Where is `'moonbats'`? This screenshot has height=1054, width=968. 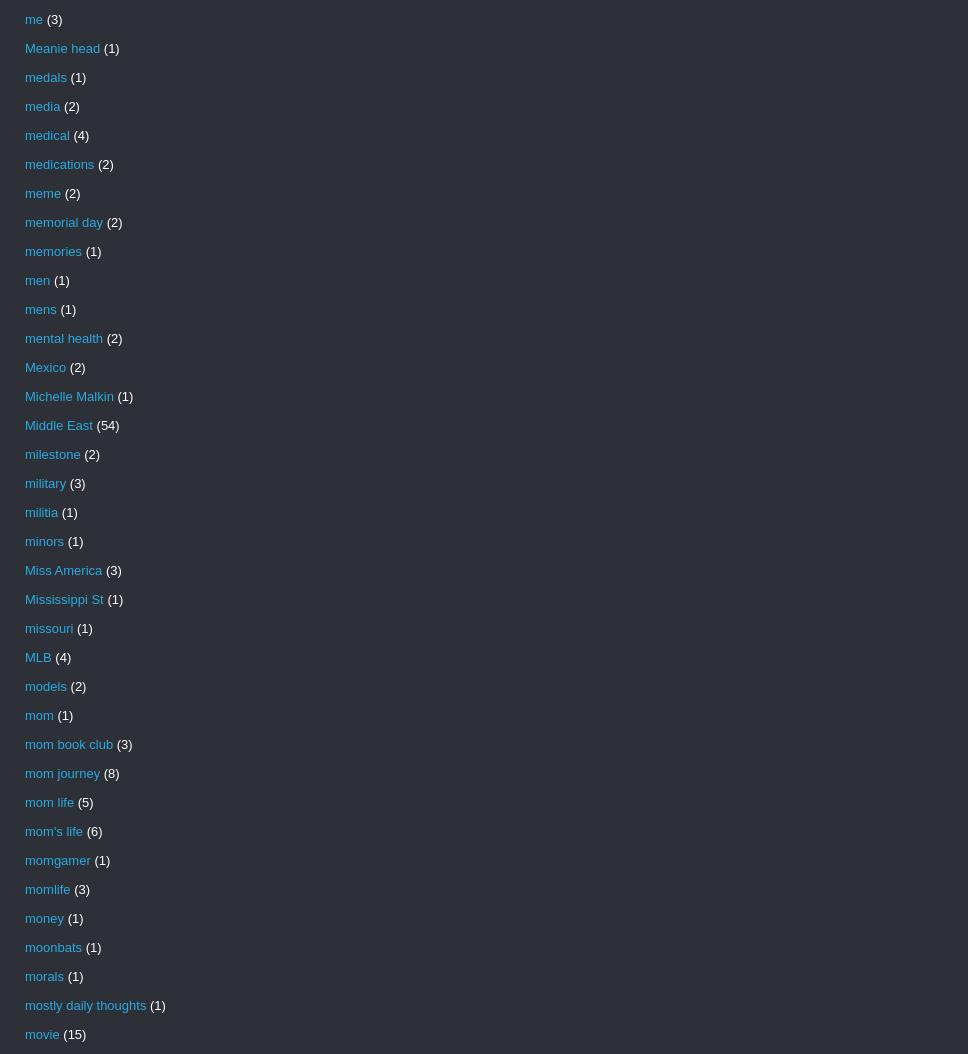
'moonbats' is located at coordinates (24, 946).